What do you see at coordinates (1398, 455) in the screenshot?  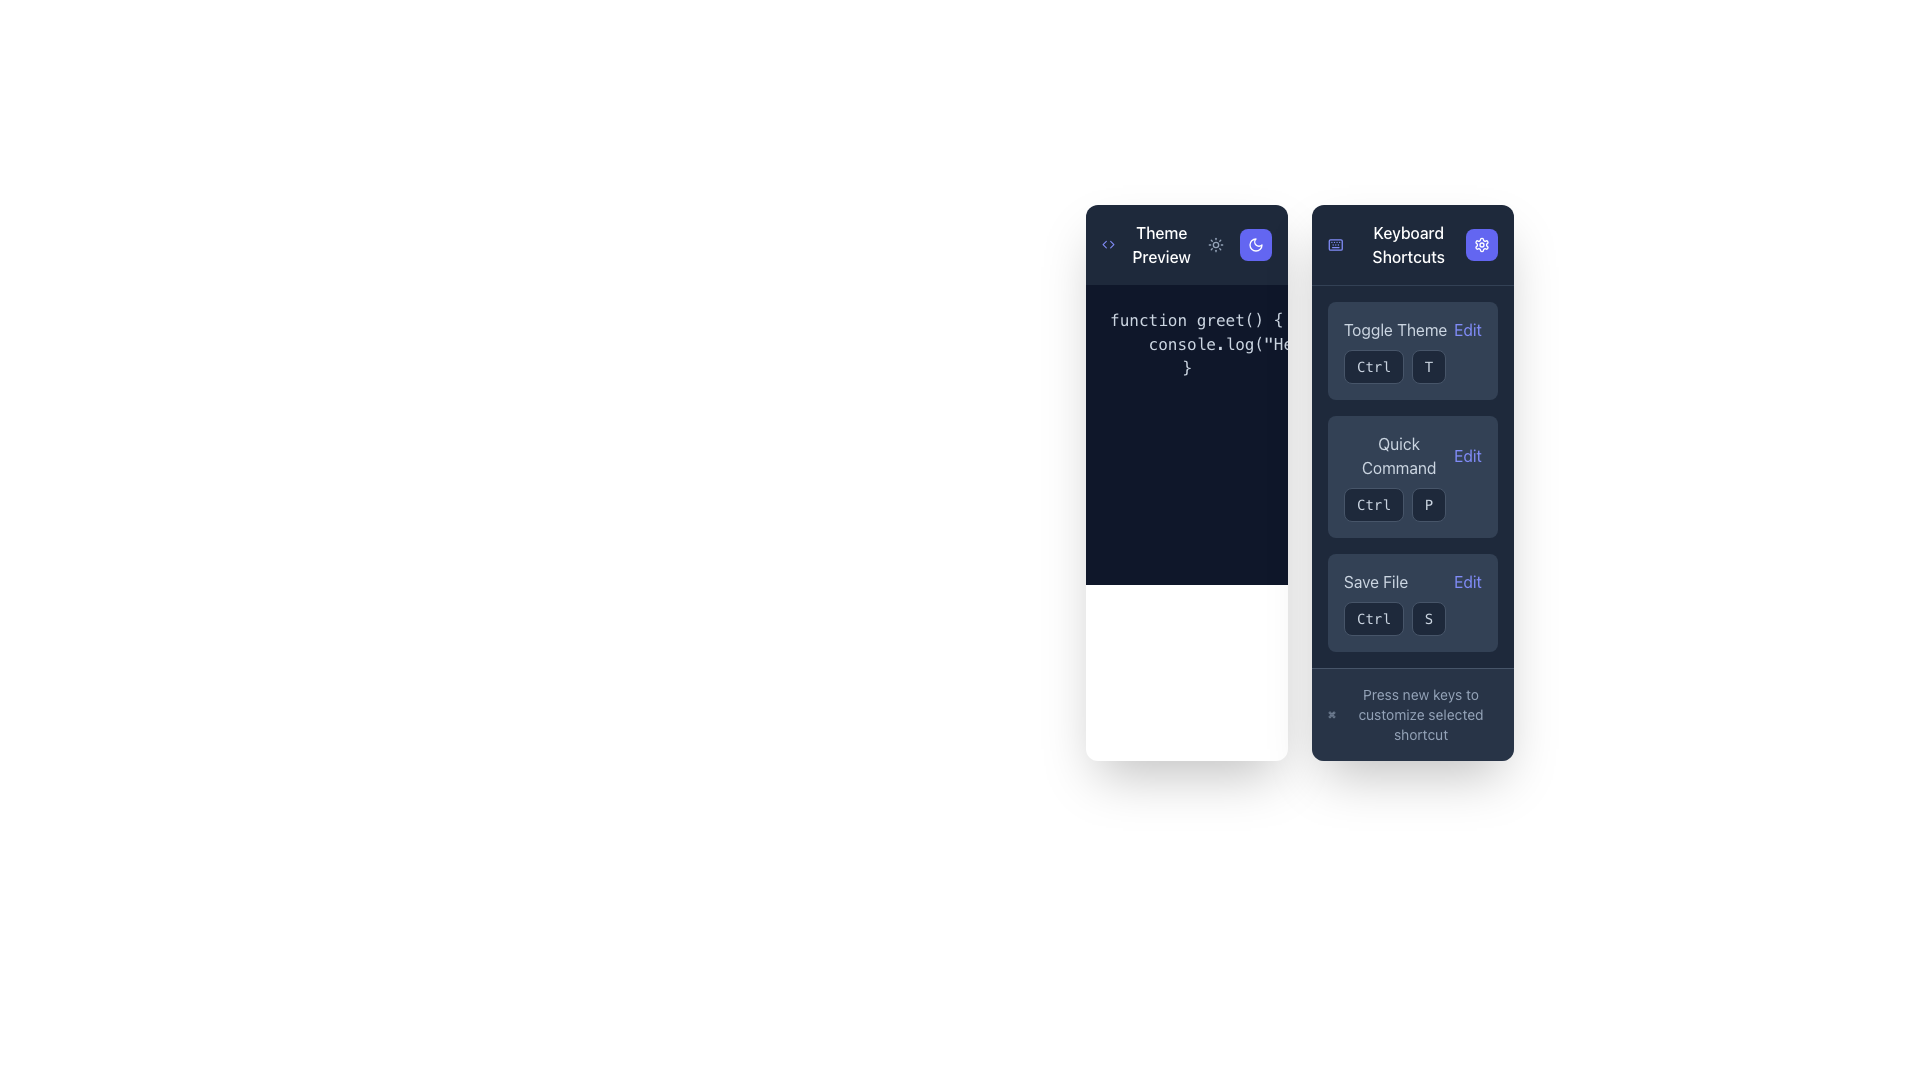 I see `text content of the 'Quick Command' label located in the second row of the 'Keyboard Shortcuts' pane, positioned left adjacent to the 'Edit' link` at bounding box center [1398, 455].